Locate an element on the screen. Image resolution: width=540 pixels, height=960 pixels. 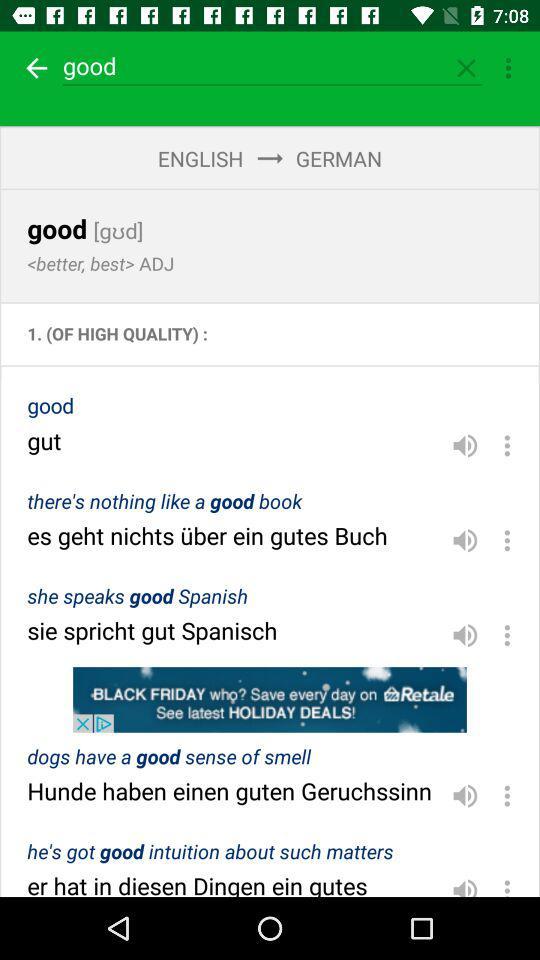
settings tool option is located at coordinates (508, 68).